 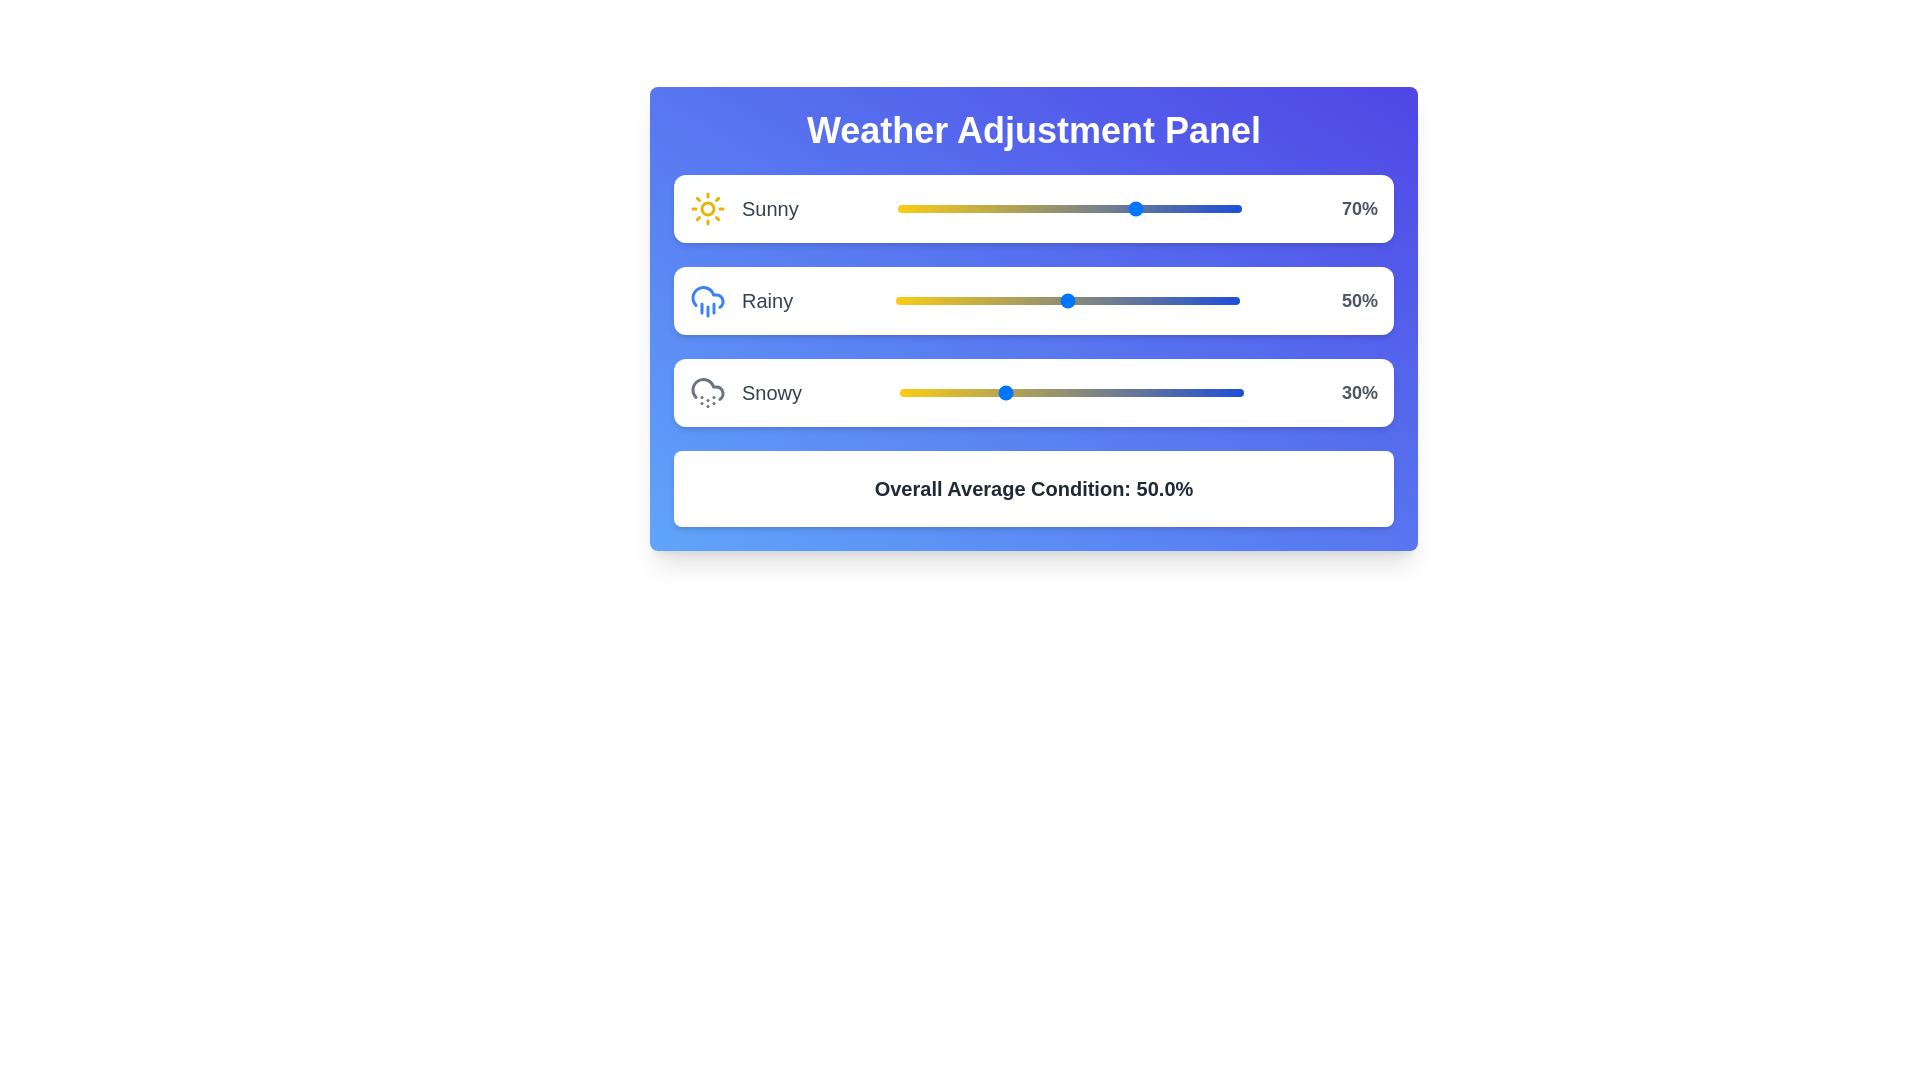 What do you see at coordinates (947, 393) in the screenshot?
I see `the snowy condition percentage` at bounding box center [947, 393].